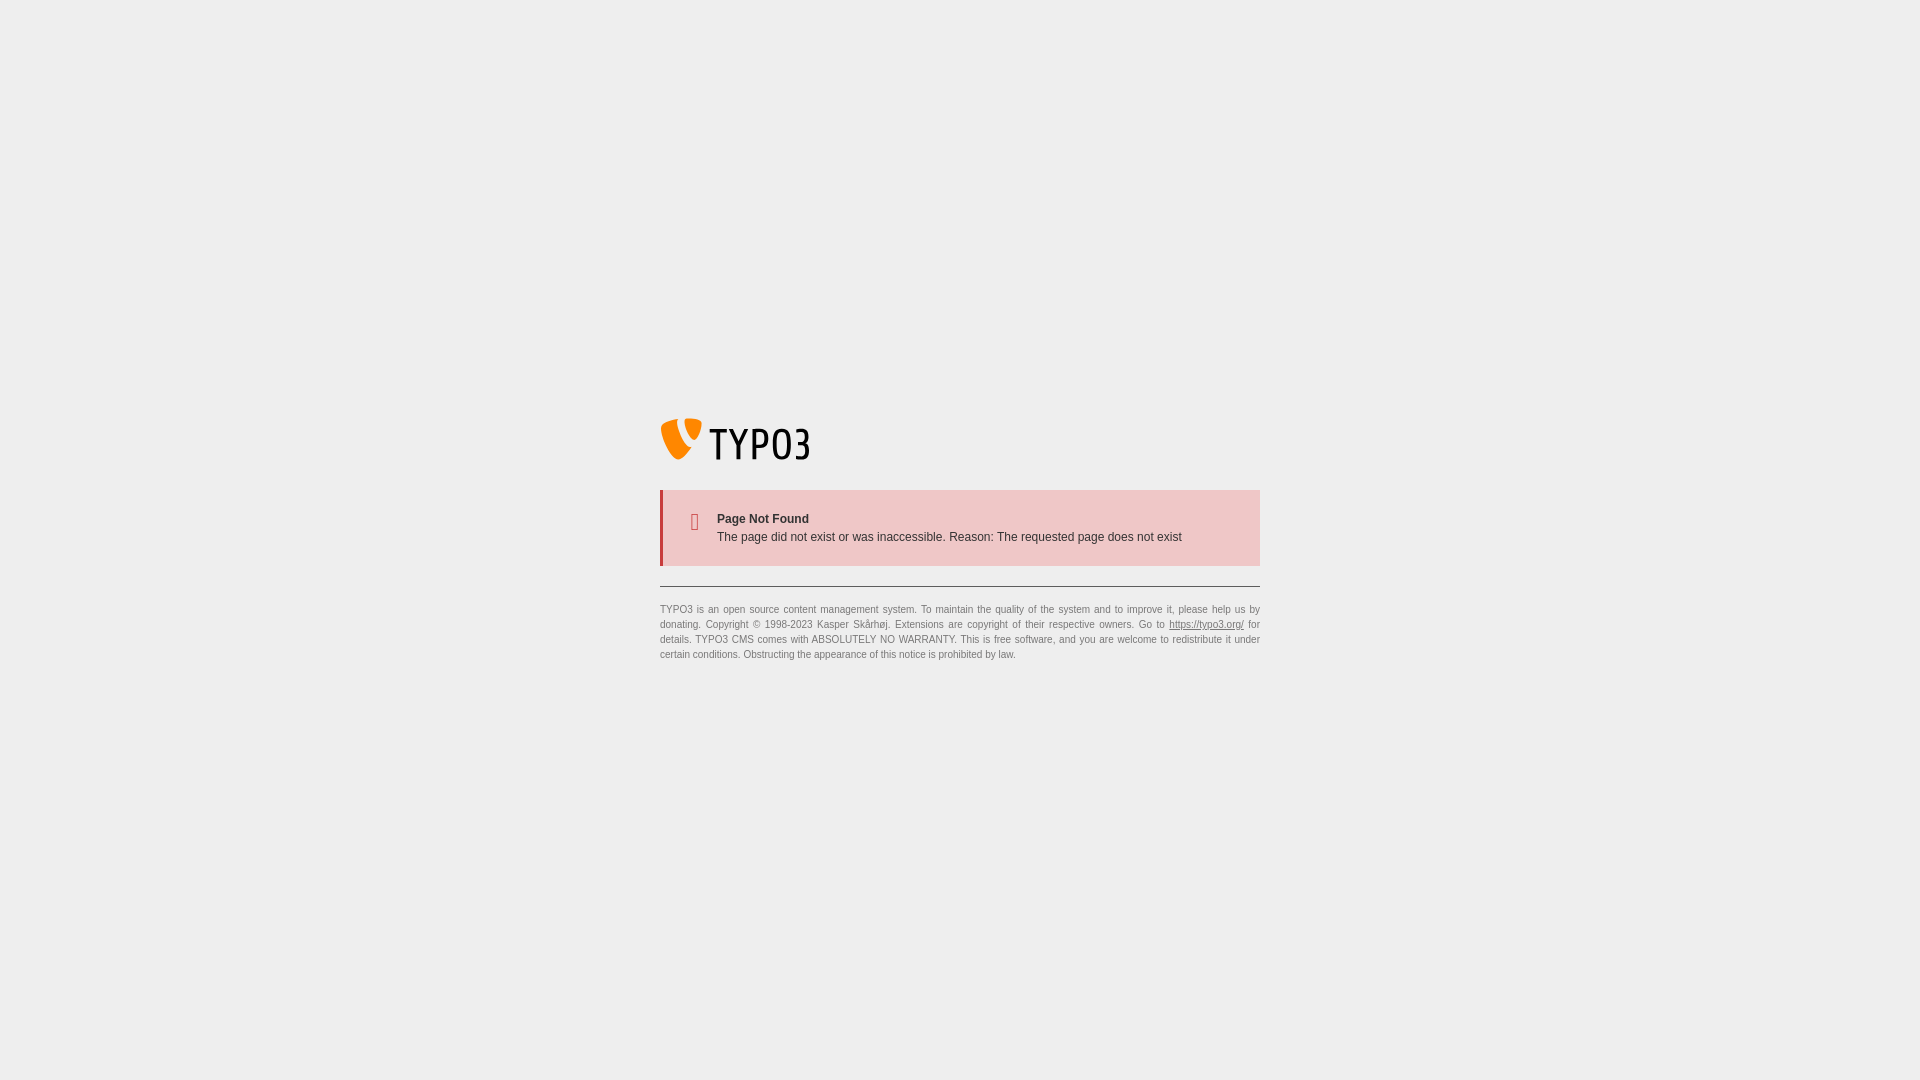 This screenshot has height=1080, width=1920. Describe the element at coordinates (1205, 623) in the screenshot. I see `'https://typo3.org/'` at that location.